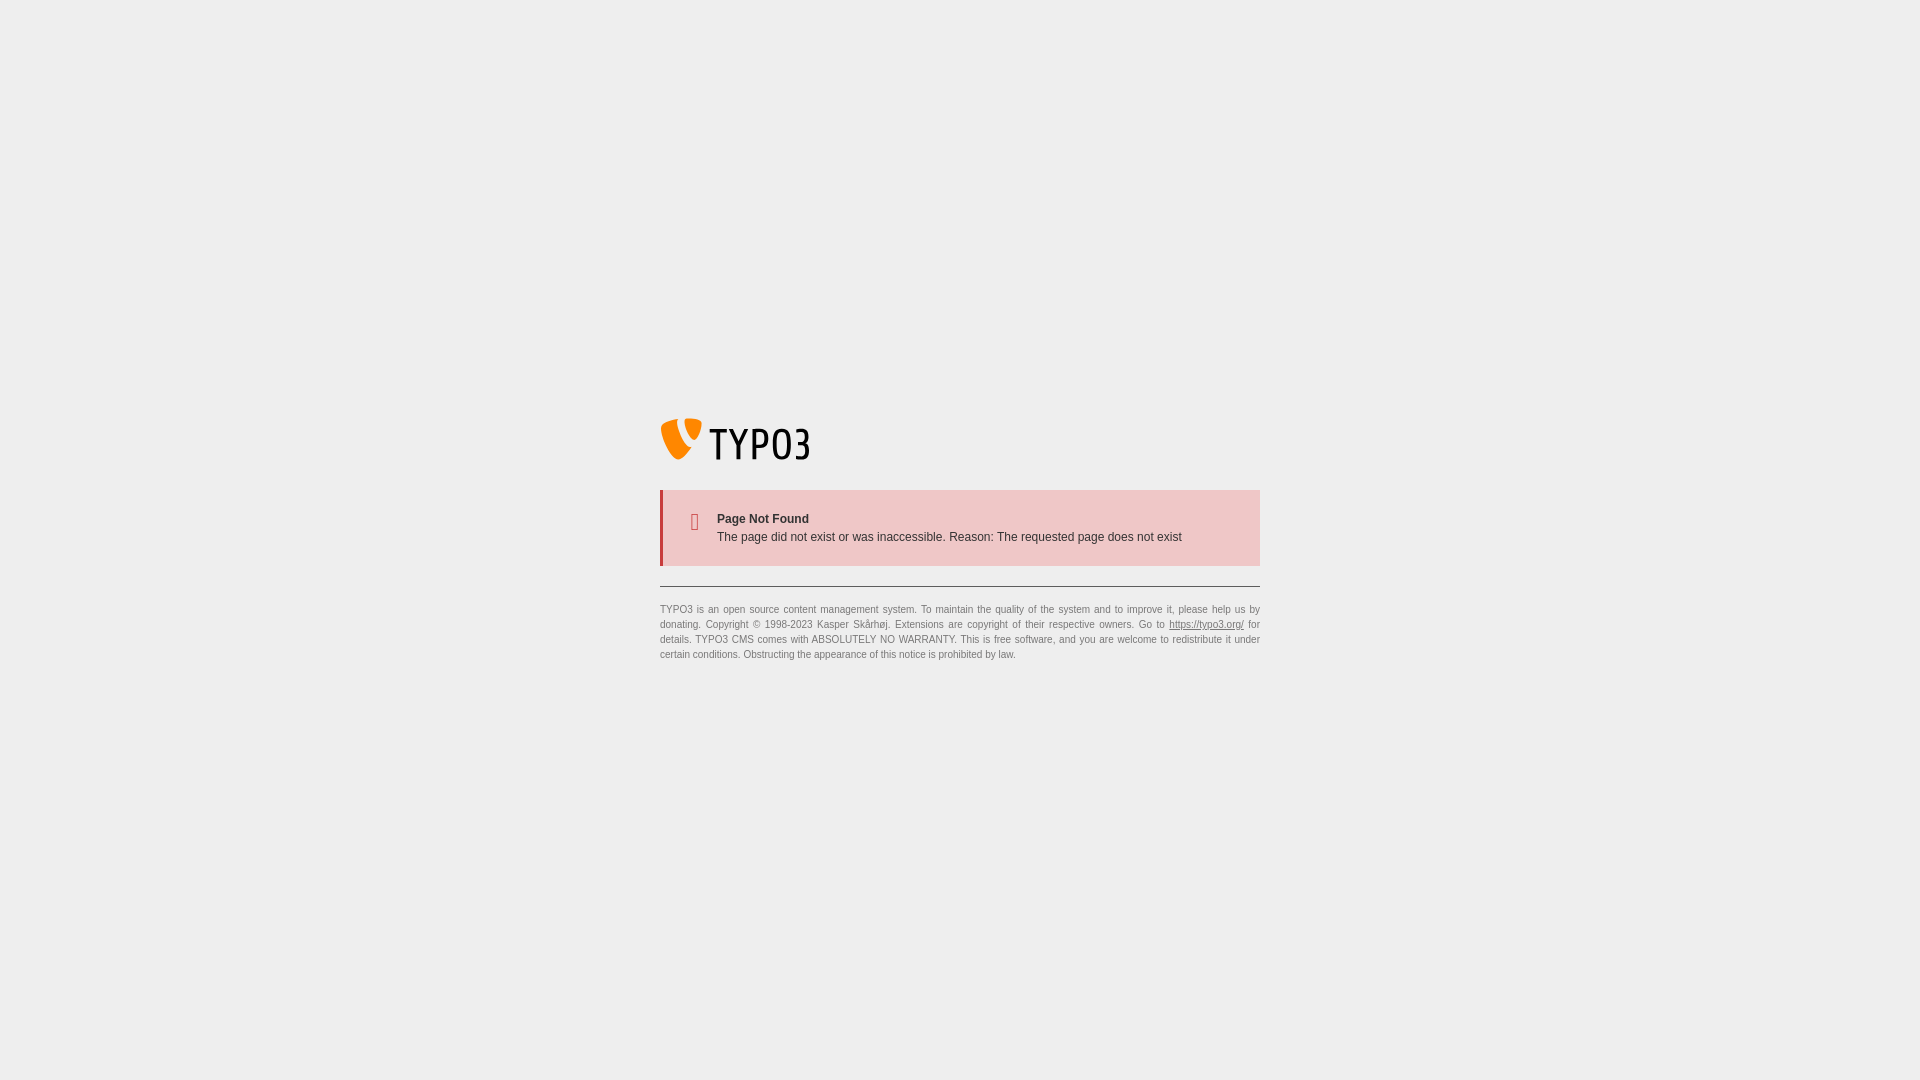 This screenshot has height=1080, width=1920. Describe the element at coordinates (1205, 623) in the screenshot. I see `'https://typo3.org/'` at that location.